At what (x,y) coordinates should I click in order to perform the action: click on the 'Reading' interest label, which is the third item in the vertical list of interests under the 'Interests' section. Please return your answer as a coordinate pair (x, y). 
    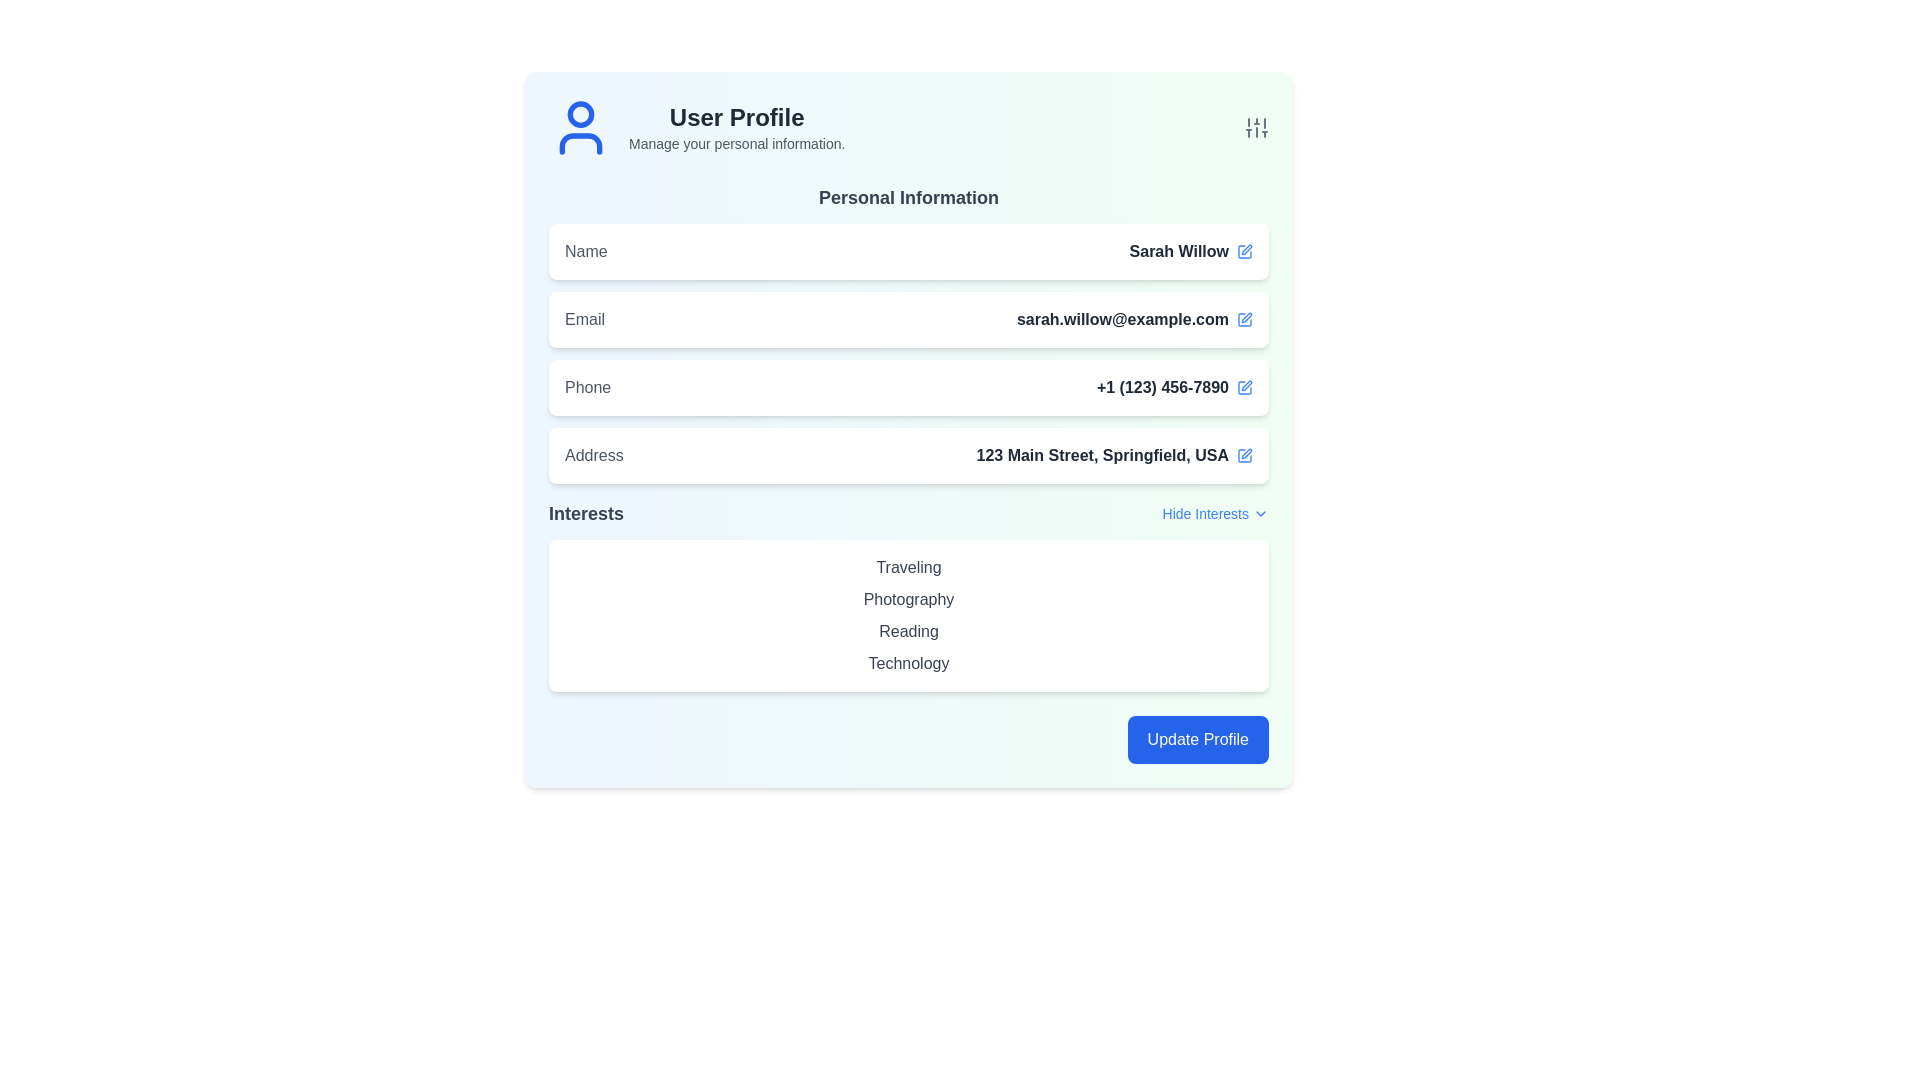
    Looking at the image, I should click on (907, 632).